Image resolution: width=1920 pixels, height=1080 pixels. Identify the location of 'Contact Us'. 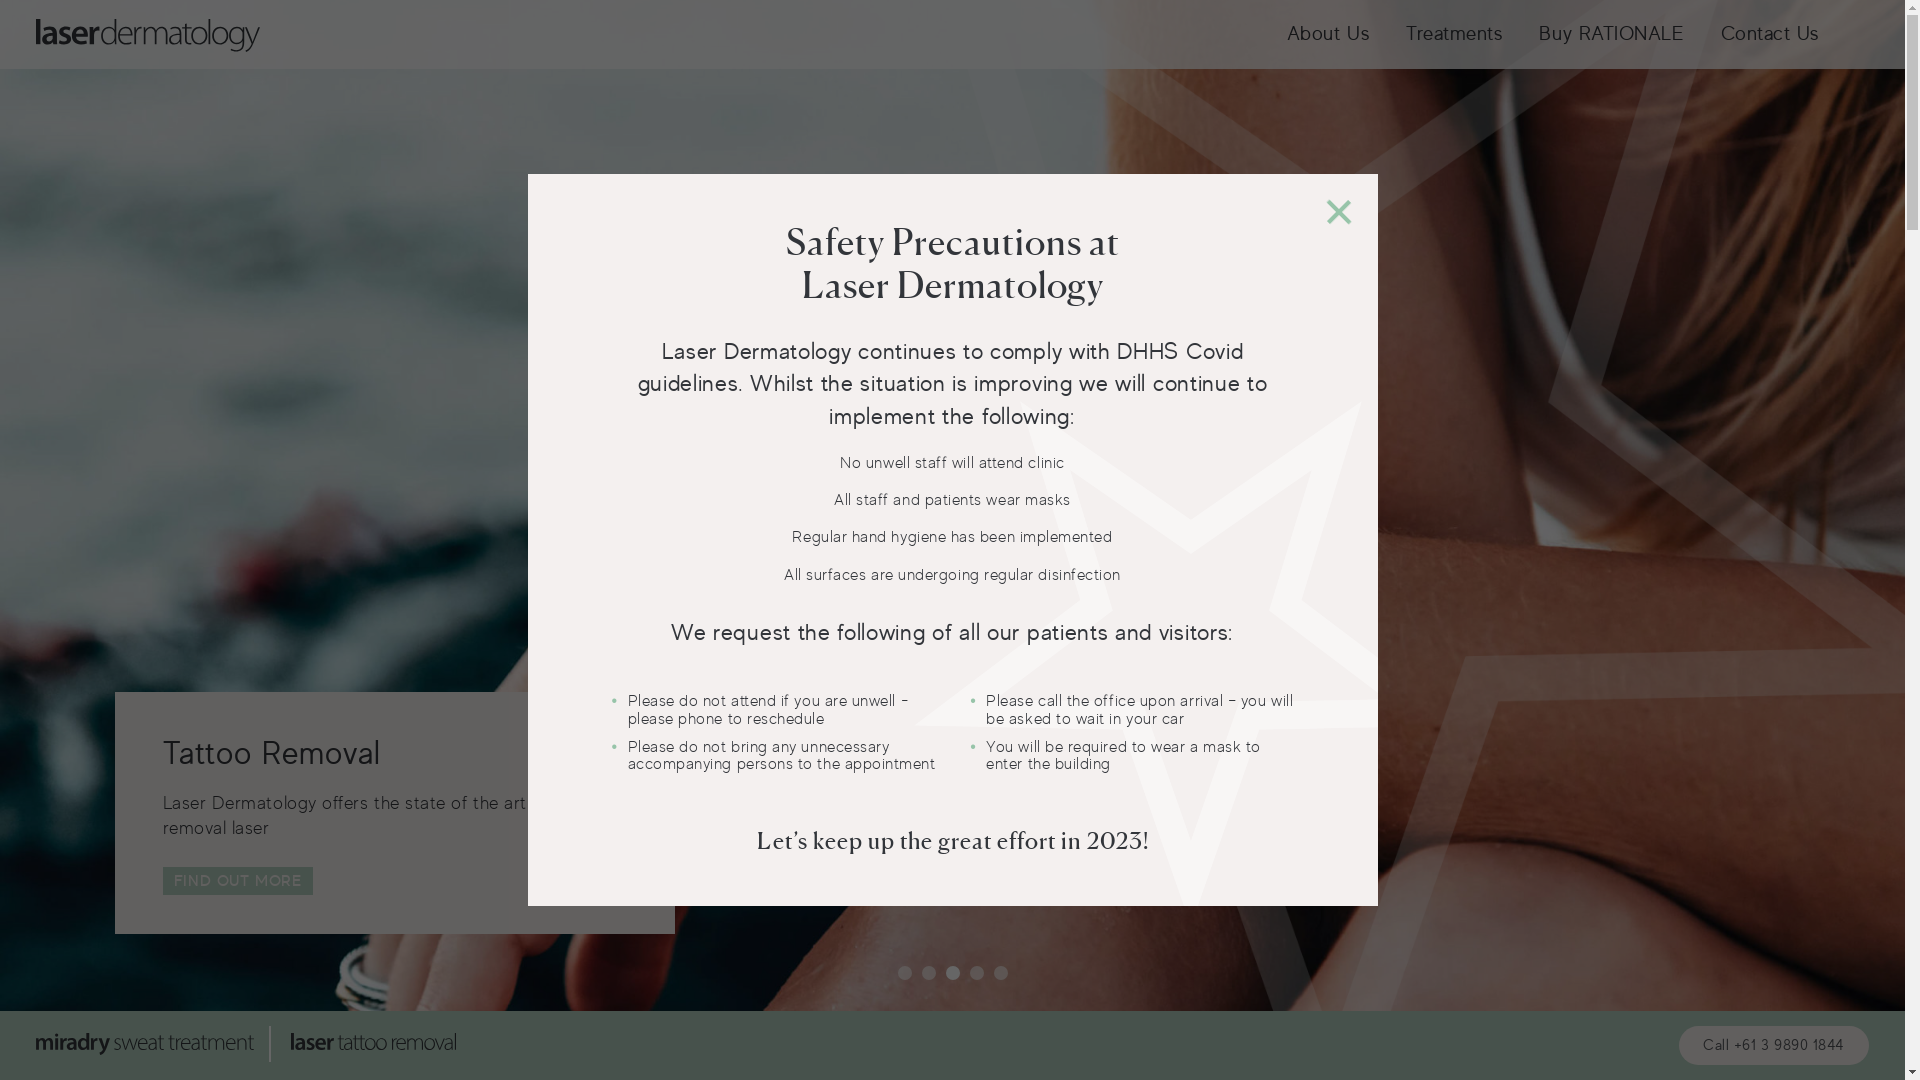
(1712, 34).